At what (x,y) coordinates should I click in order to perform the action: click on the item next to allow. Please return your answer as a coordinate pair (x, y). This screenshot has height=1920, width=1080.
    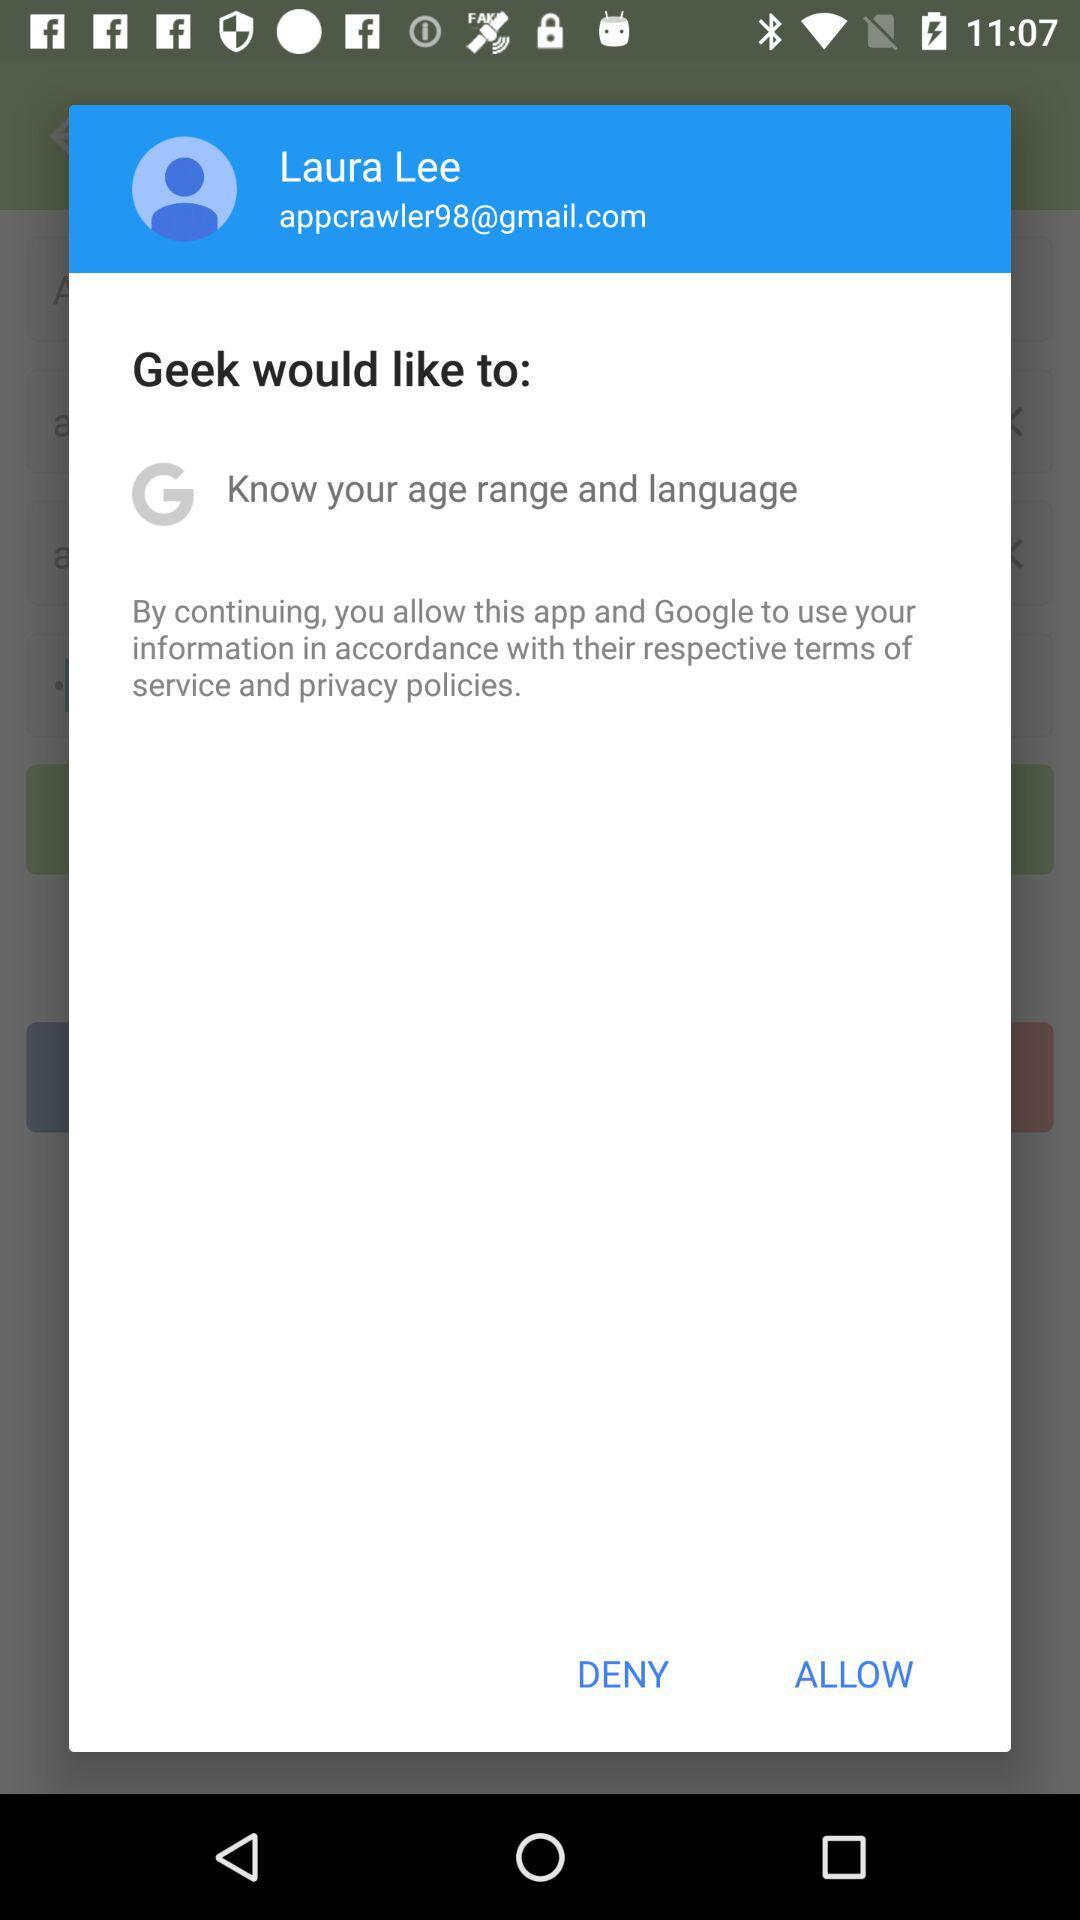
    Looking at the image, I should click on (621, 1673).